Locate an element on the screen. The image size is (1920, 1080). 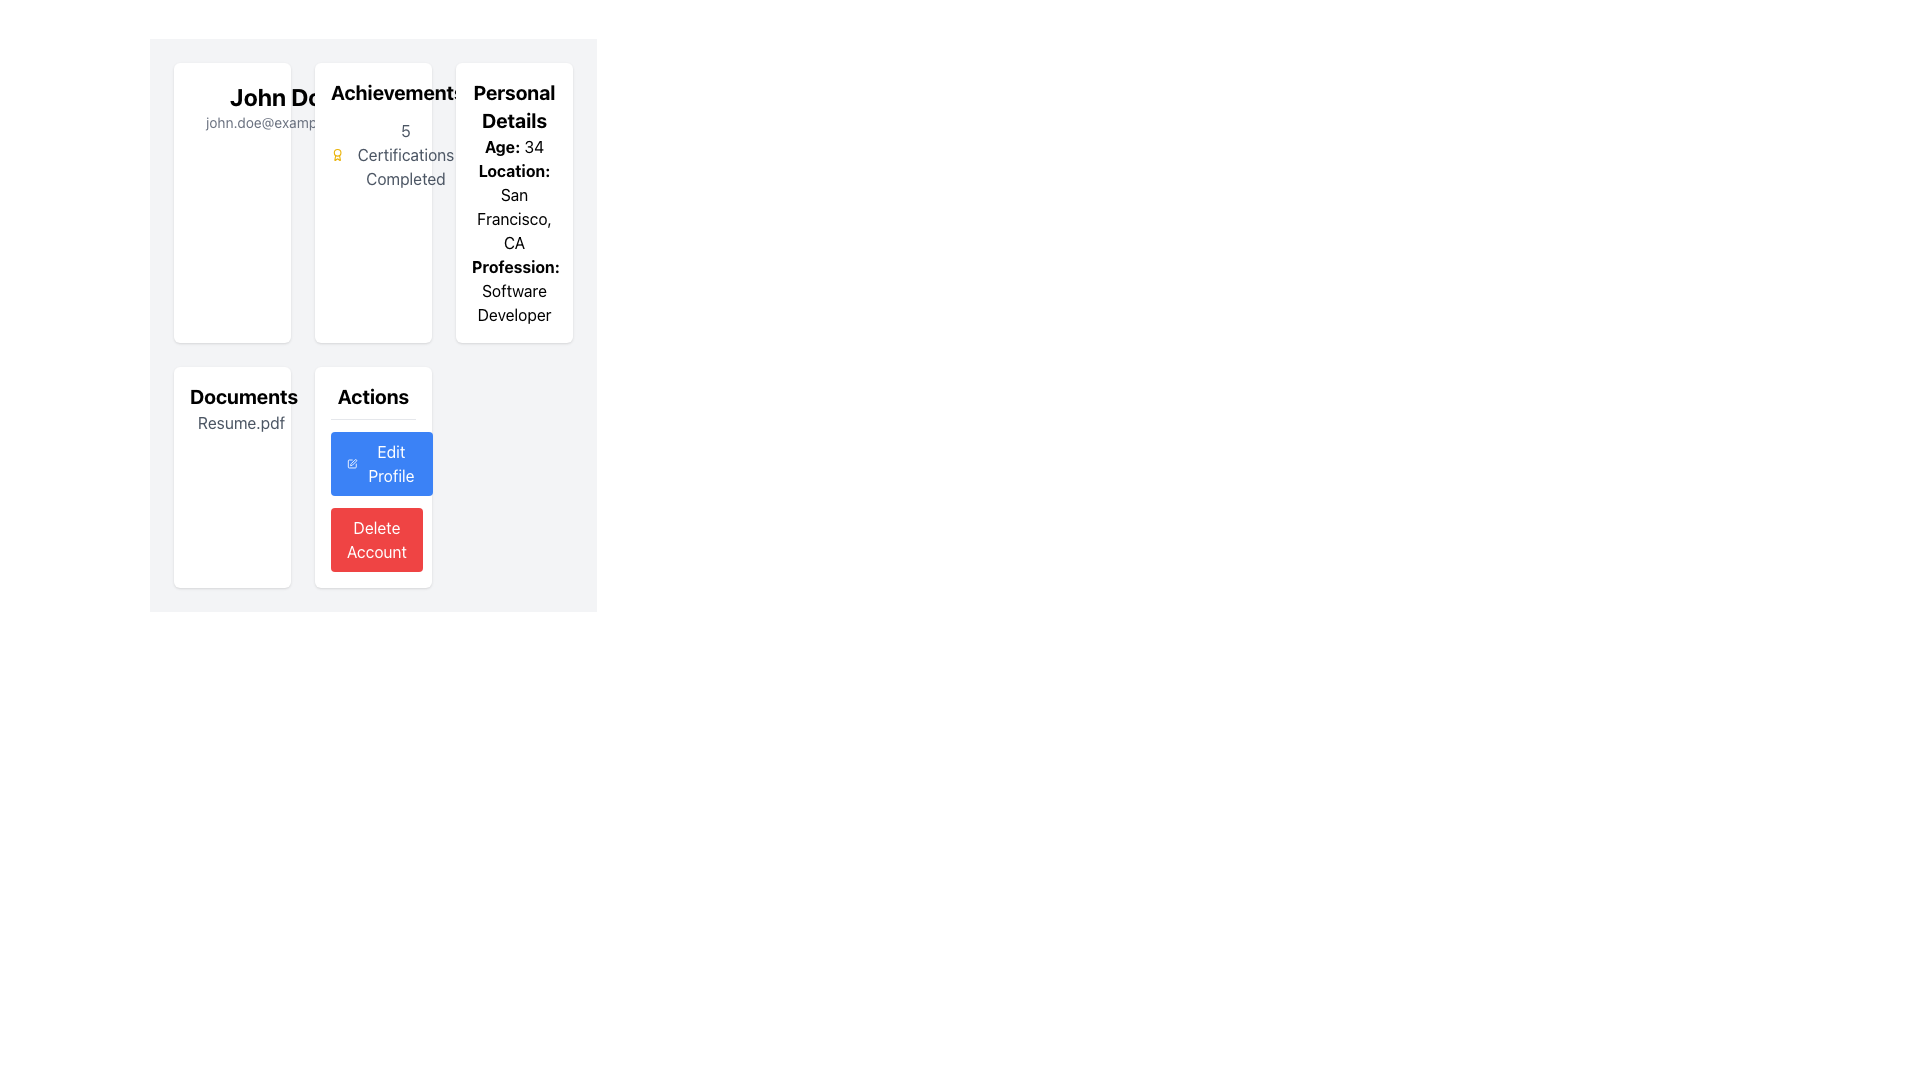
the text label referencing the file 'Resume.pdf' located is located at coordinates (240, 422).